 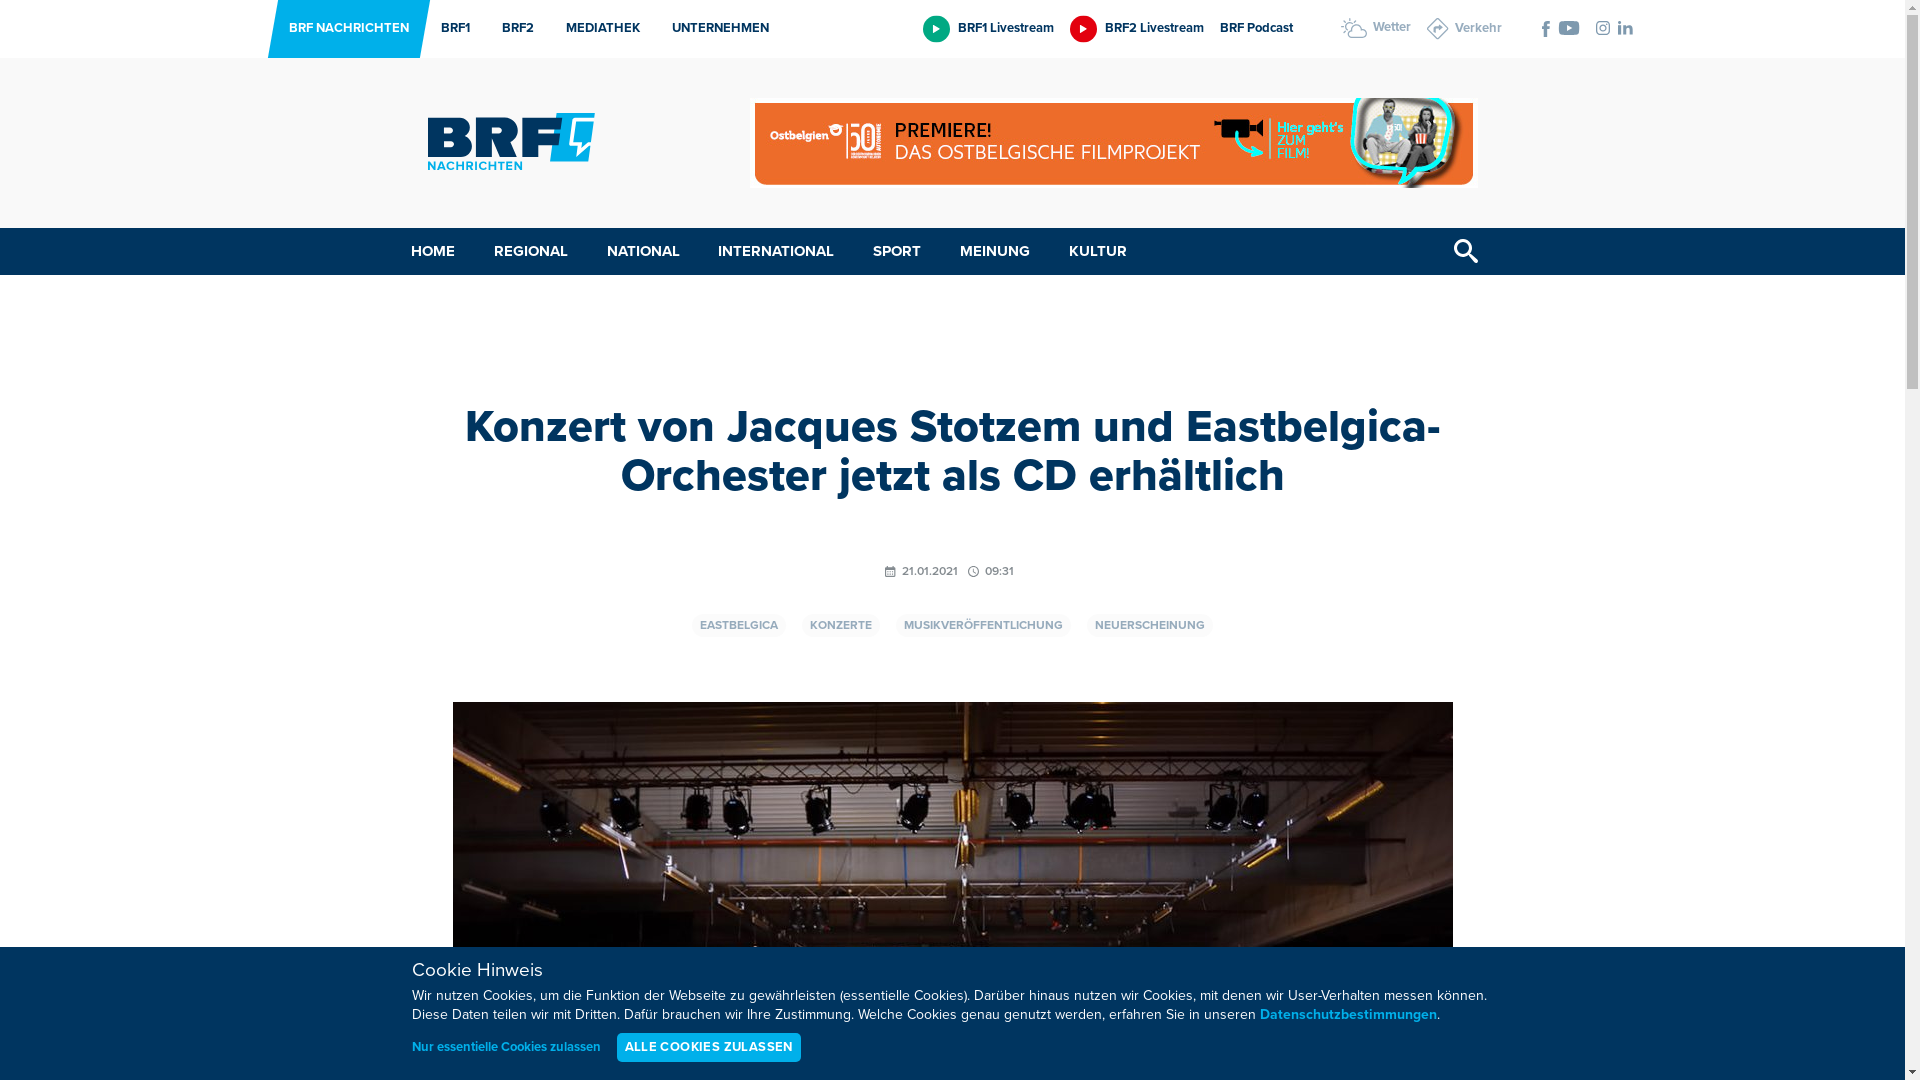 I want to click on 'MEDIATHEK', so click(x=595, y=29).